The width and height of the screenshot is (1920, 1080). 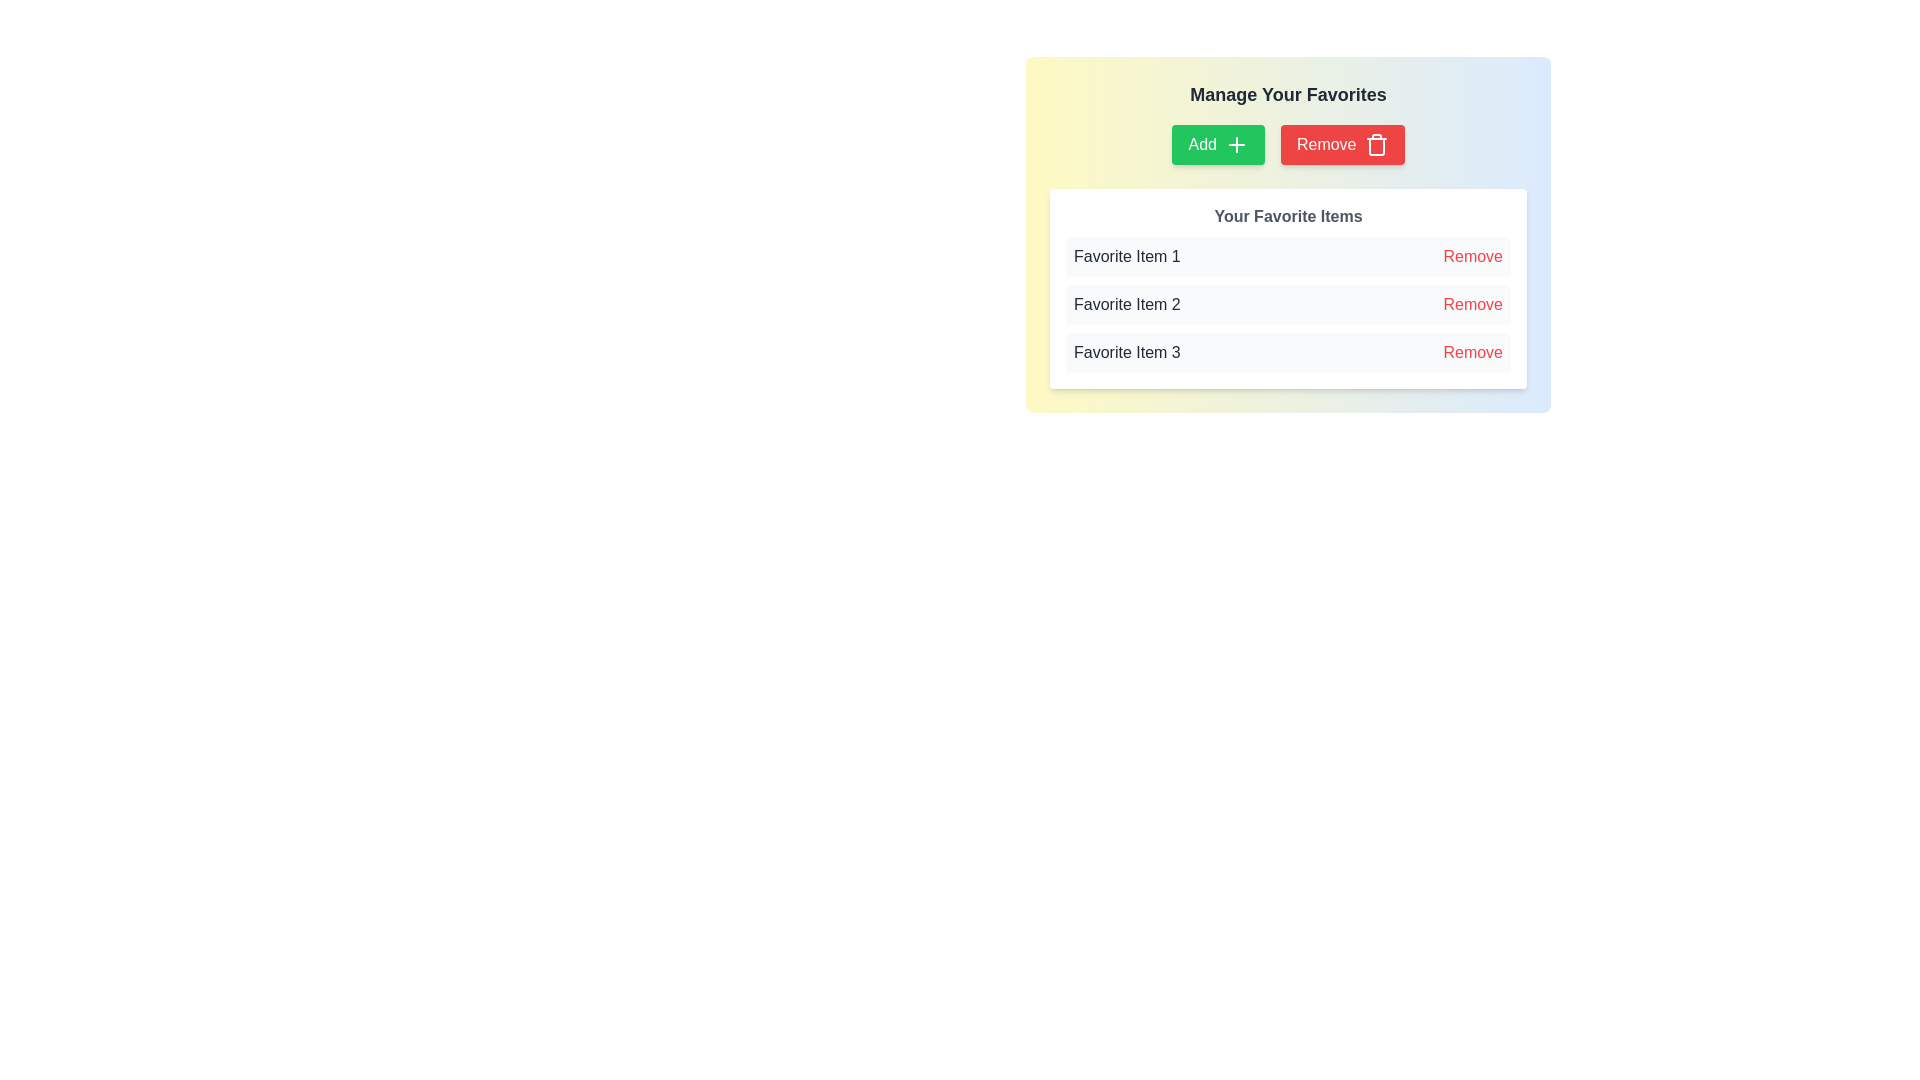 What do you see at coordinates (1473, 304) in the screenshot?
I see `the red 'Remove' text label, which is located at the right end of the row labeled 'Favorite Item 2' within the list of favorite items` at bounding box center [1473, 304].